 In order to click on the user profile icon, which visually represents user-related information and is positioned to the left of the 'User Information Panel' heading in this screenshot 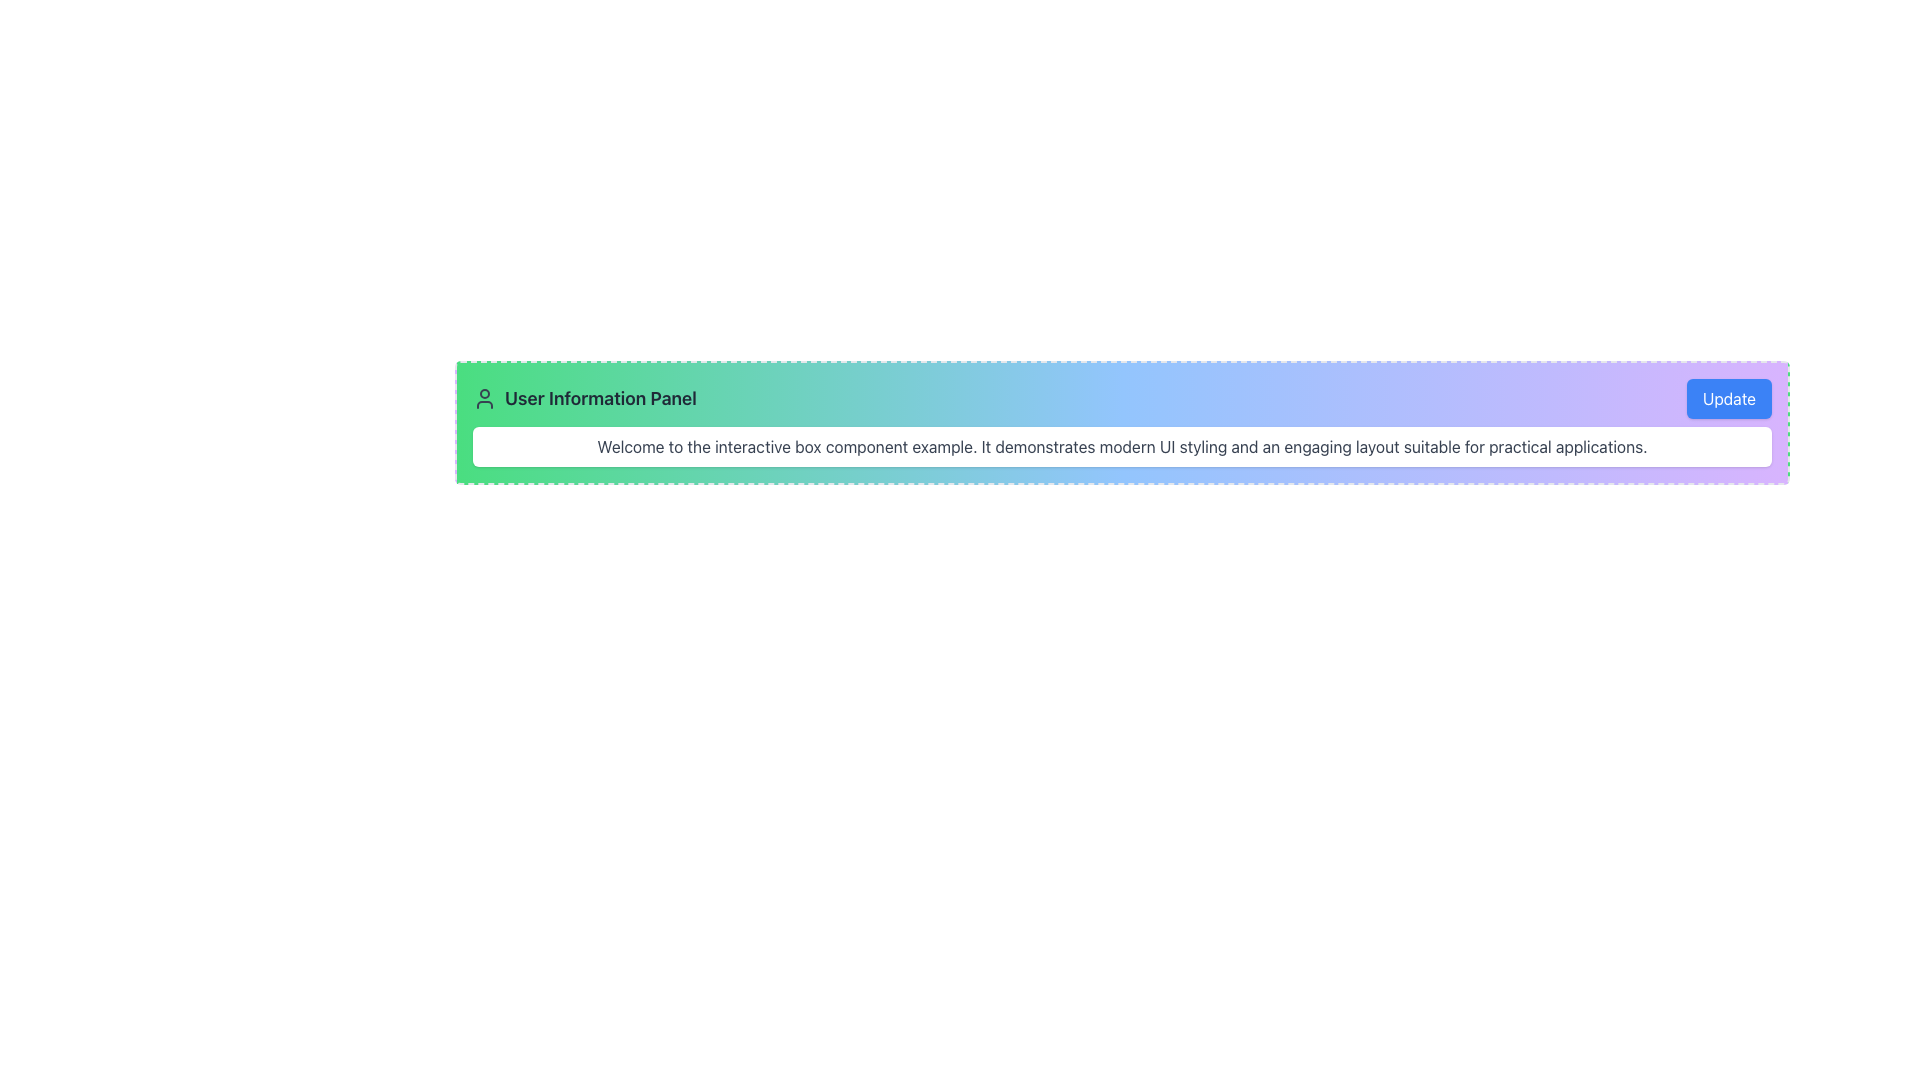, I will do `click(484, 398)`.